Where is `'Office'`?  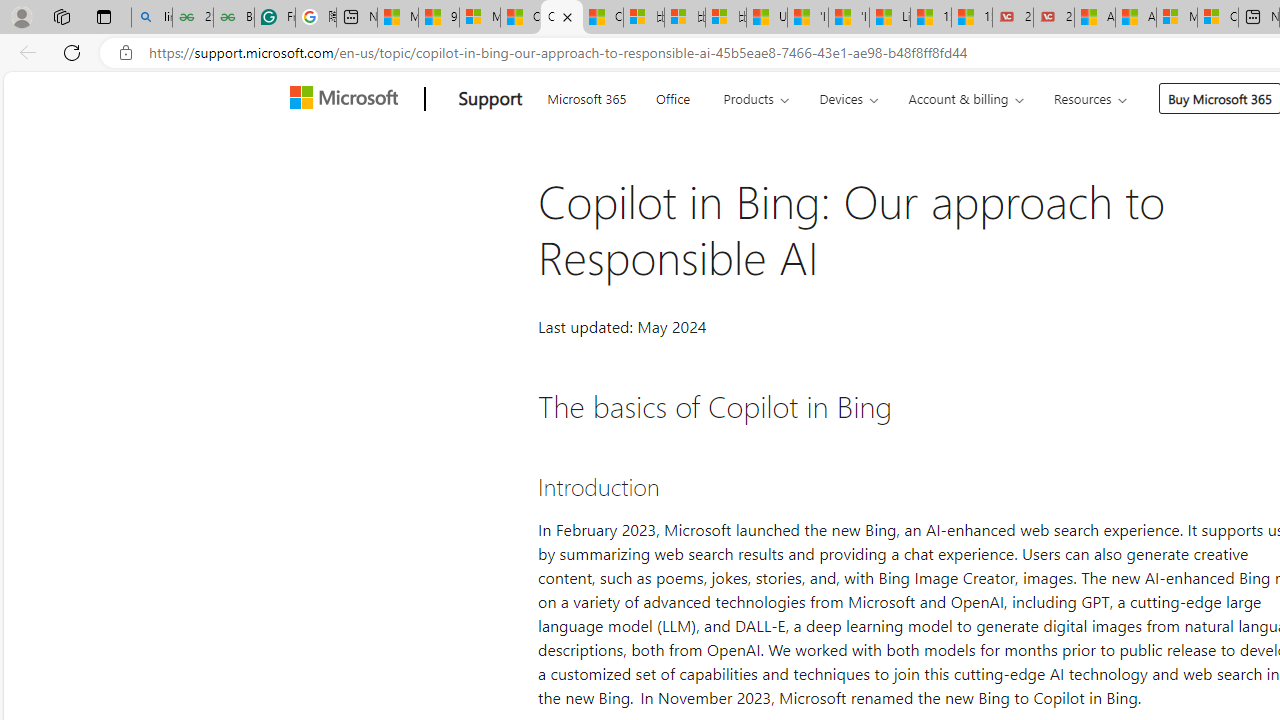
'Office' is located at coordinates (672, 96).